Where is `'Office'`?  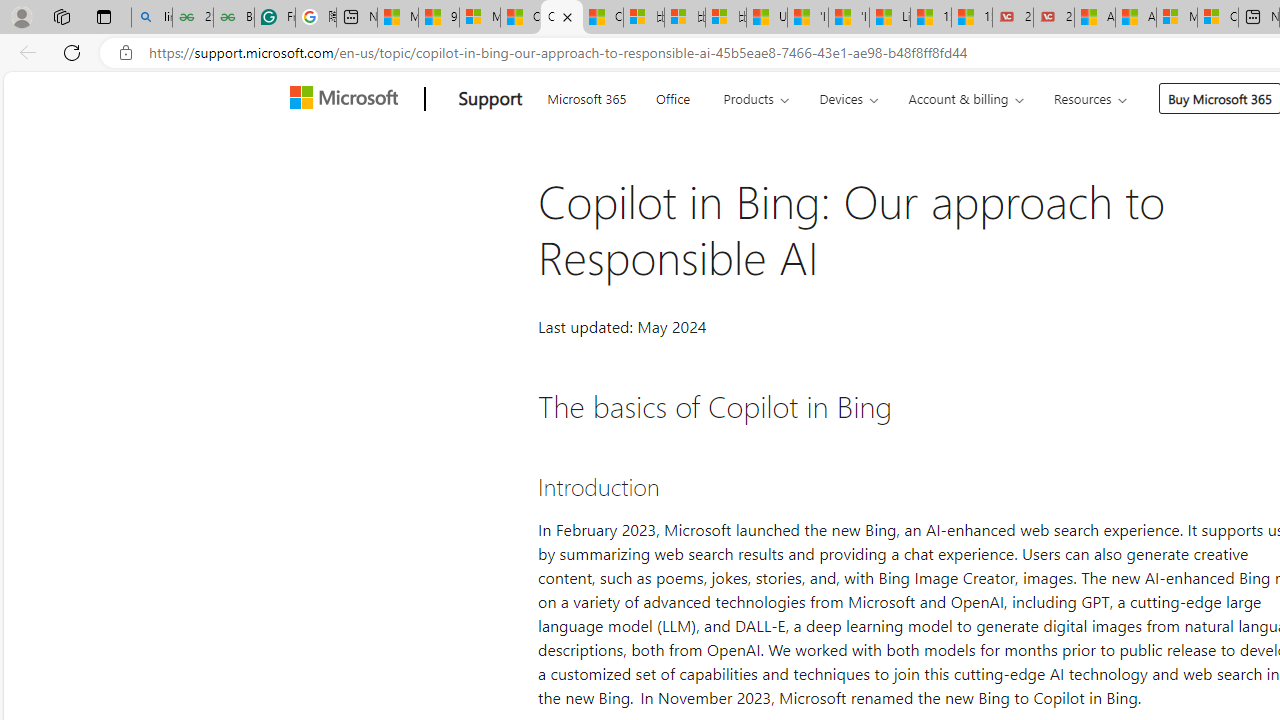
'Office' is located at coordinates (672, 96).